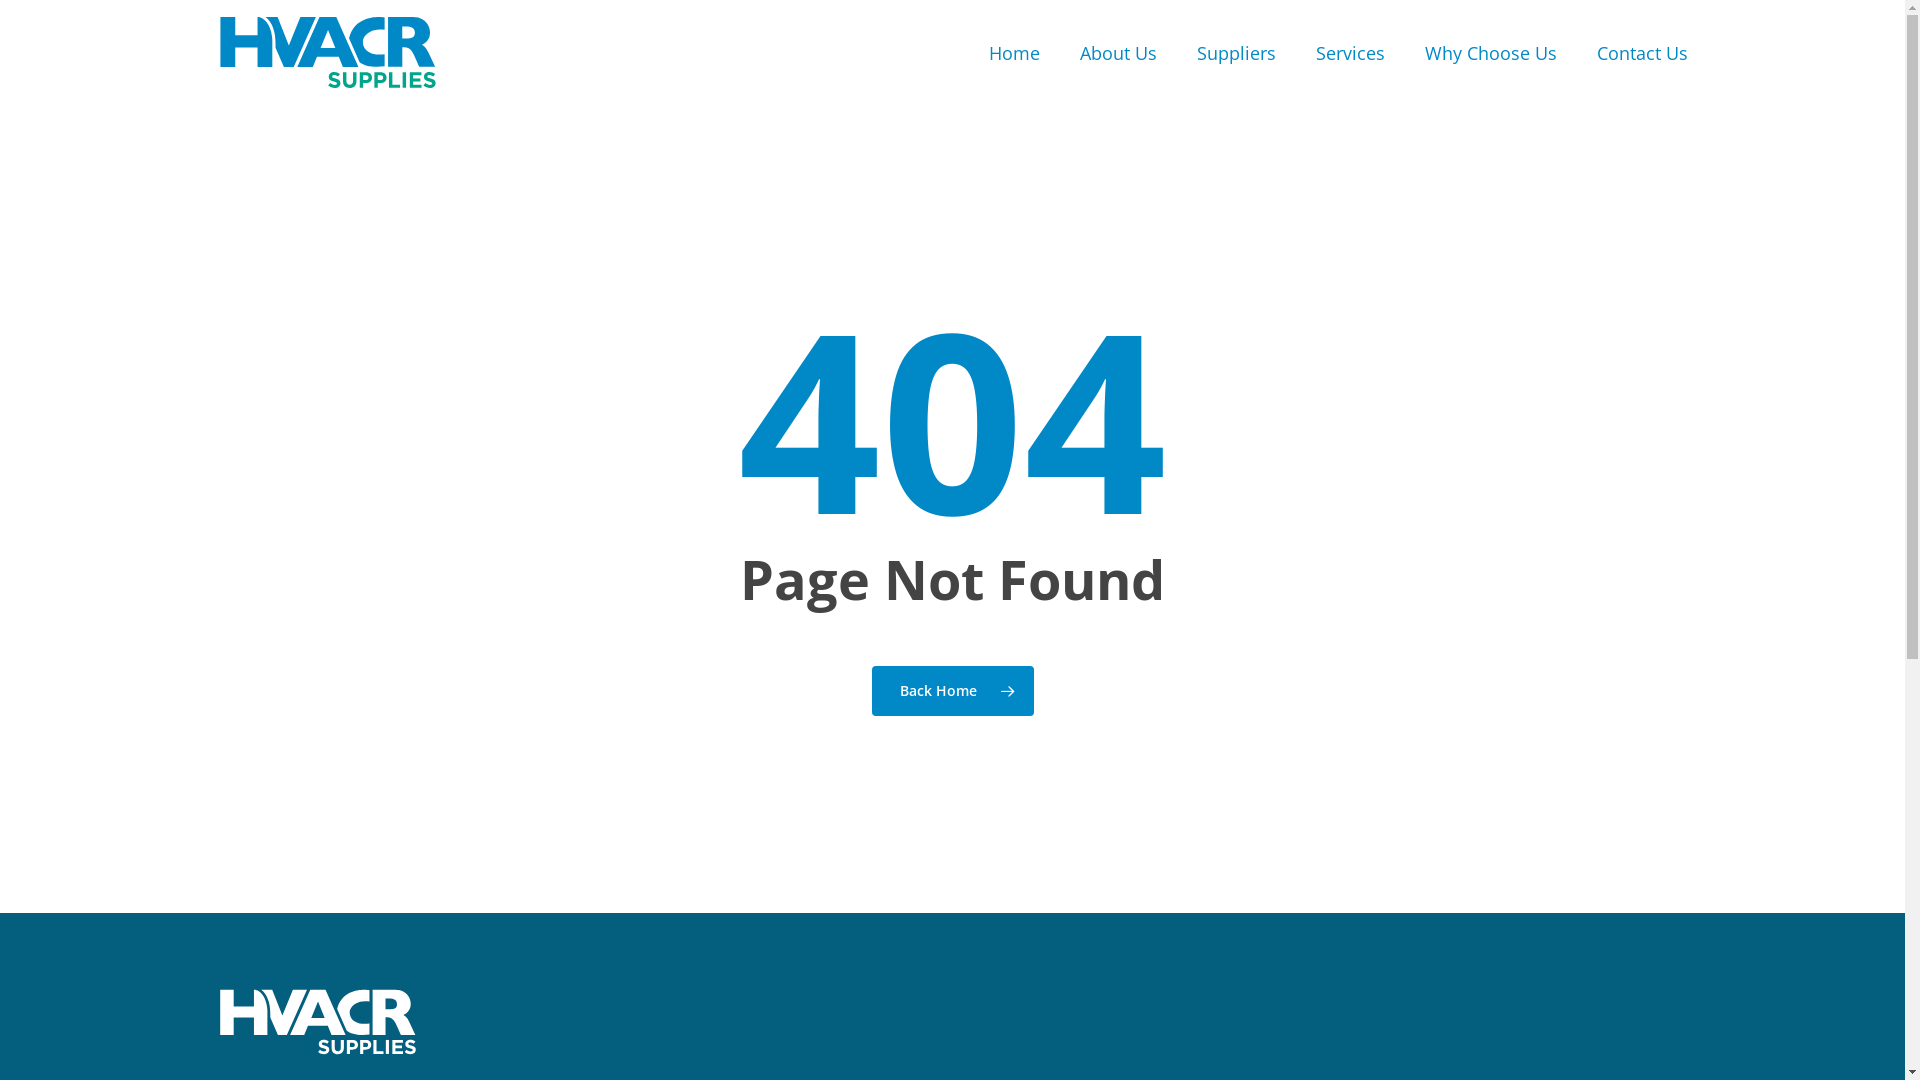 The width and height of the screenshot is (1920, 1080). Describe the element at coordinates (1350, 52) in the screenshot. I see `'Services'` at that location.